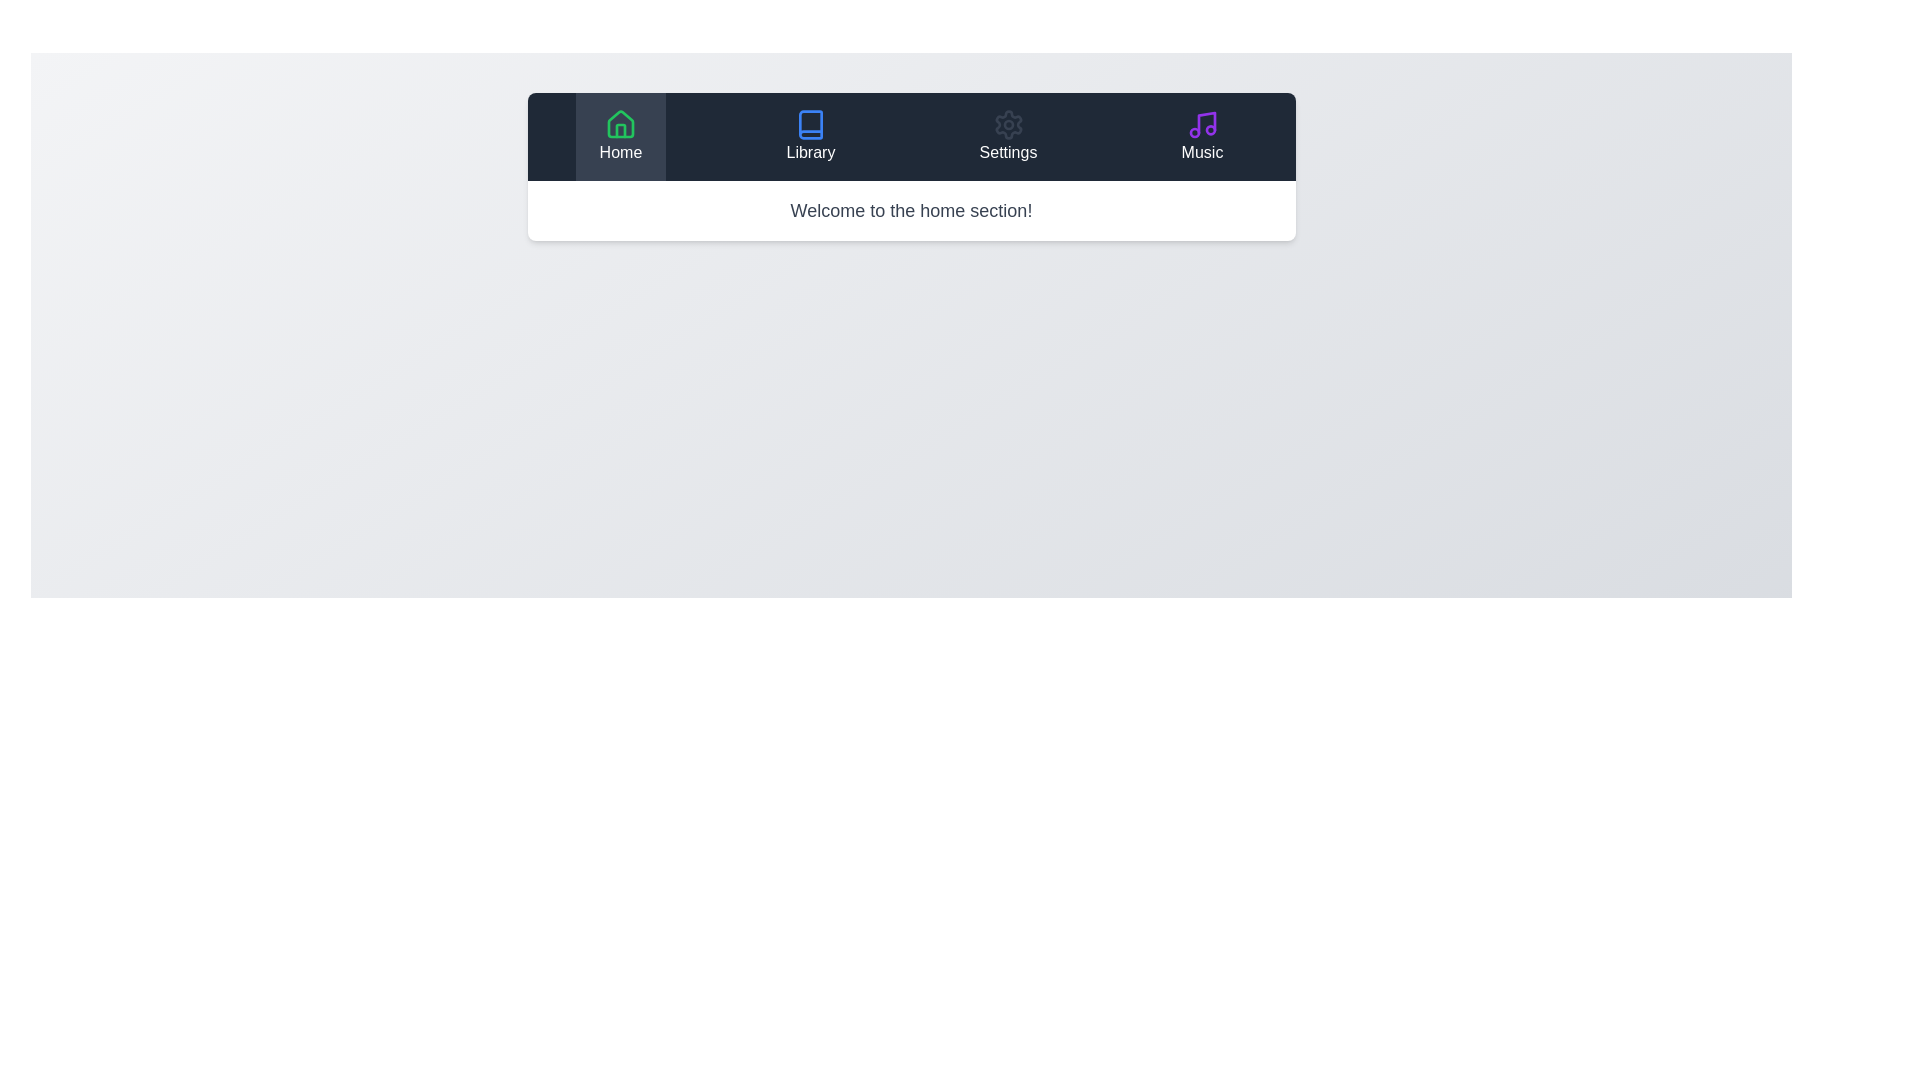 The image size is (1920, 1080). Describe the element at coordinates (811, 136) in the screenshot. I see `the Library tab to view its content` at that location.